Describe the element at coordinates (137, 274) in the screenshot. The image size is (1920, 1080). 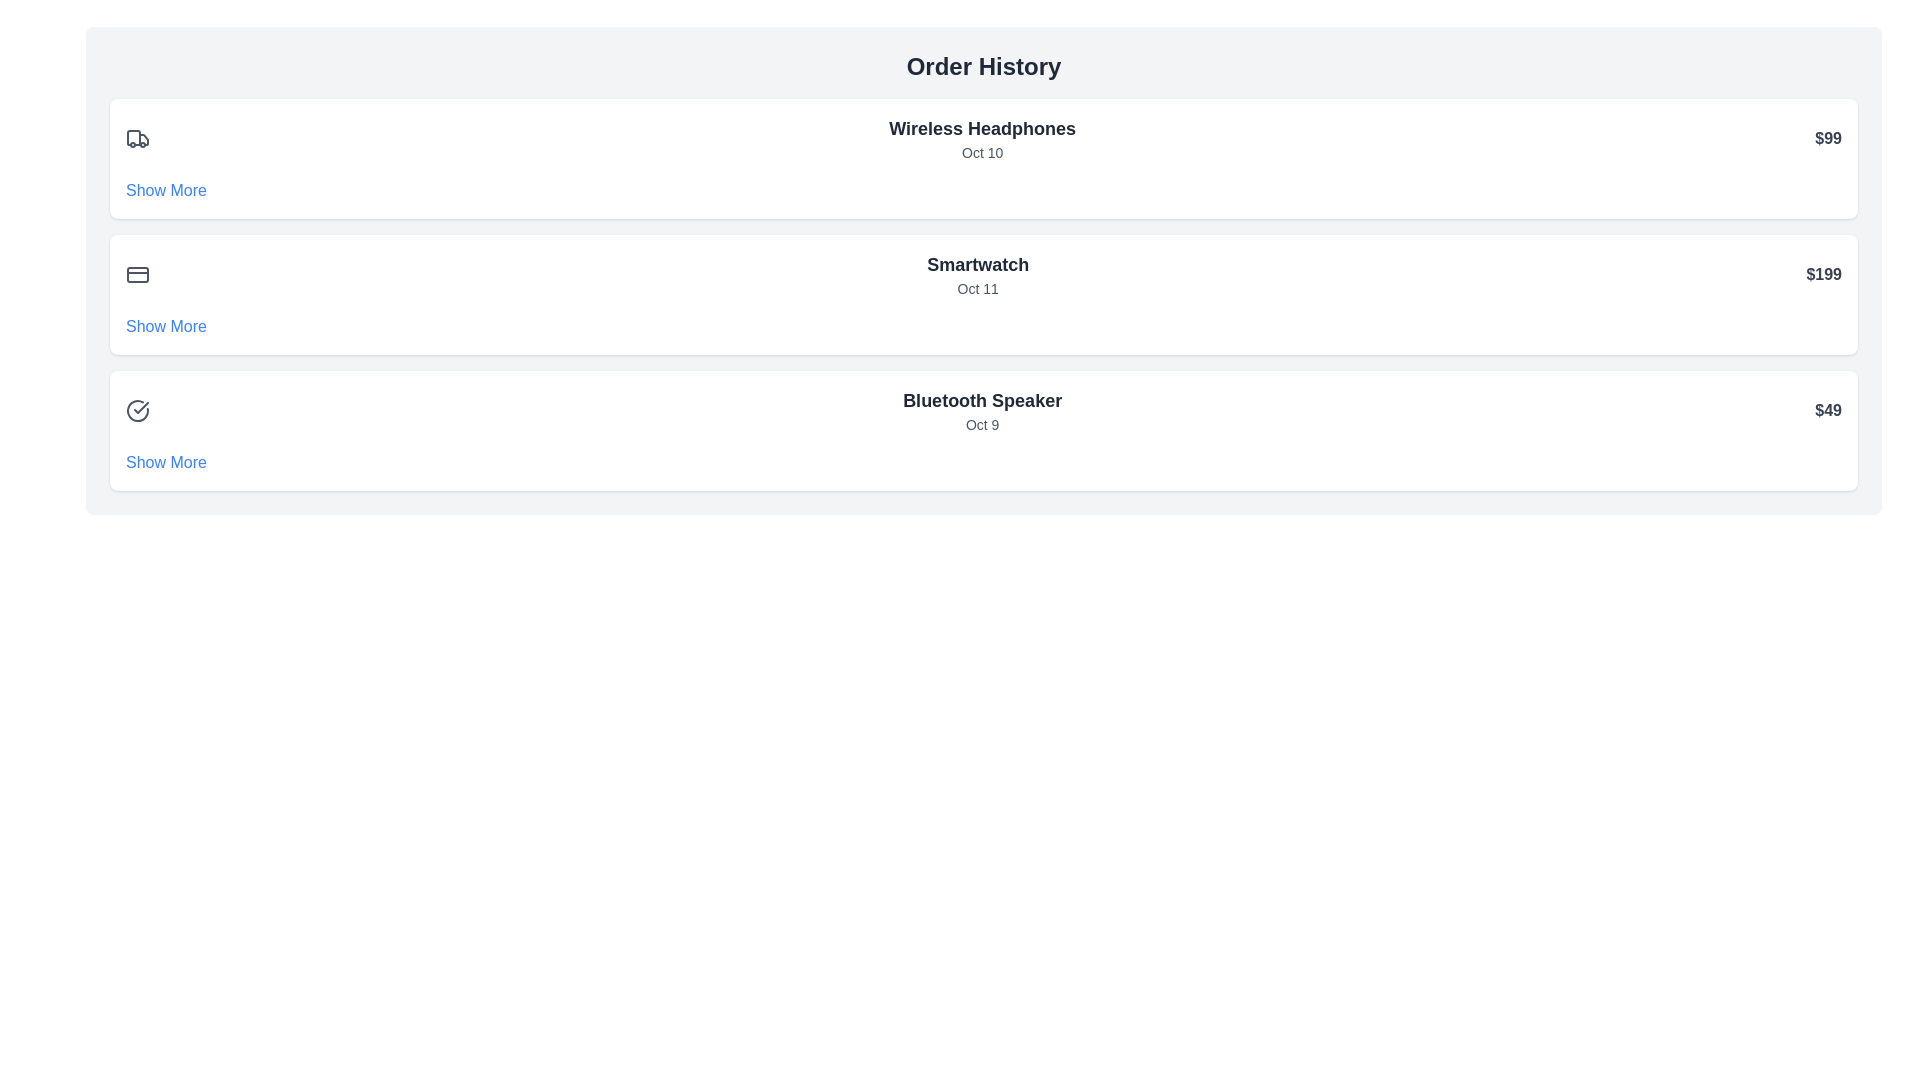
I see `the top rectangular portion of the credit card icon, which is located to the left of the 'Smartwatch' text in the vertical list layout` at that location.